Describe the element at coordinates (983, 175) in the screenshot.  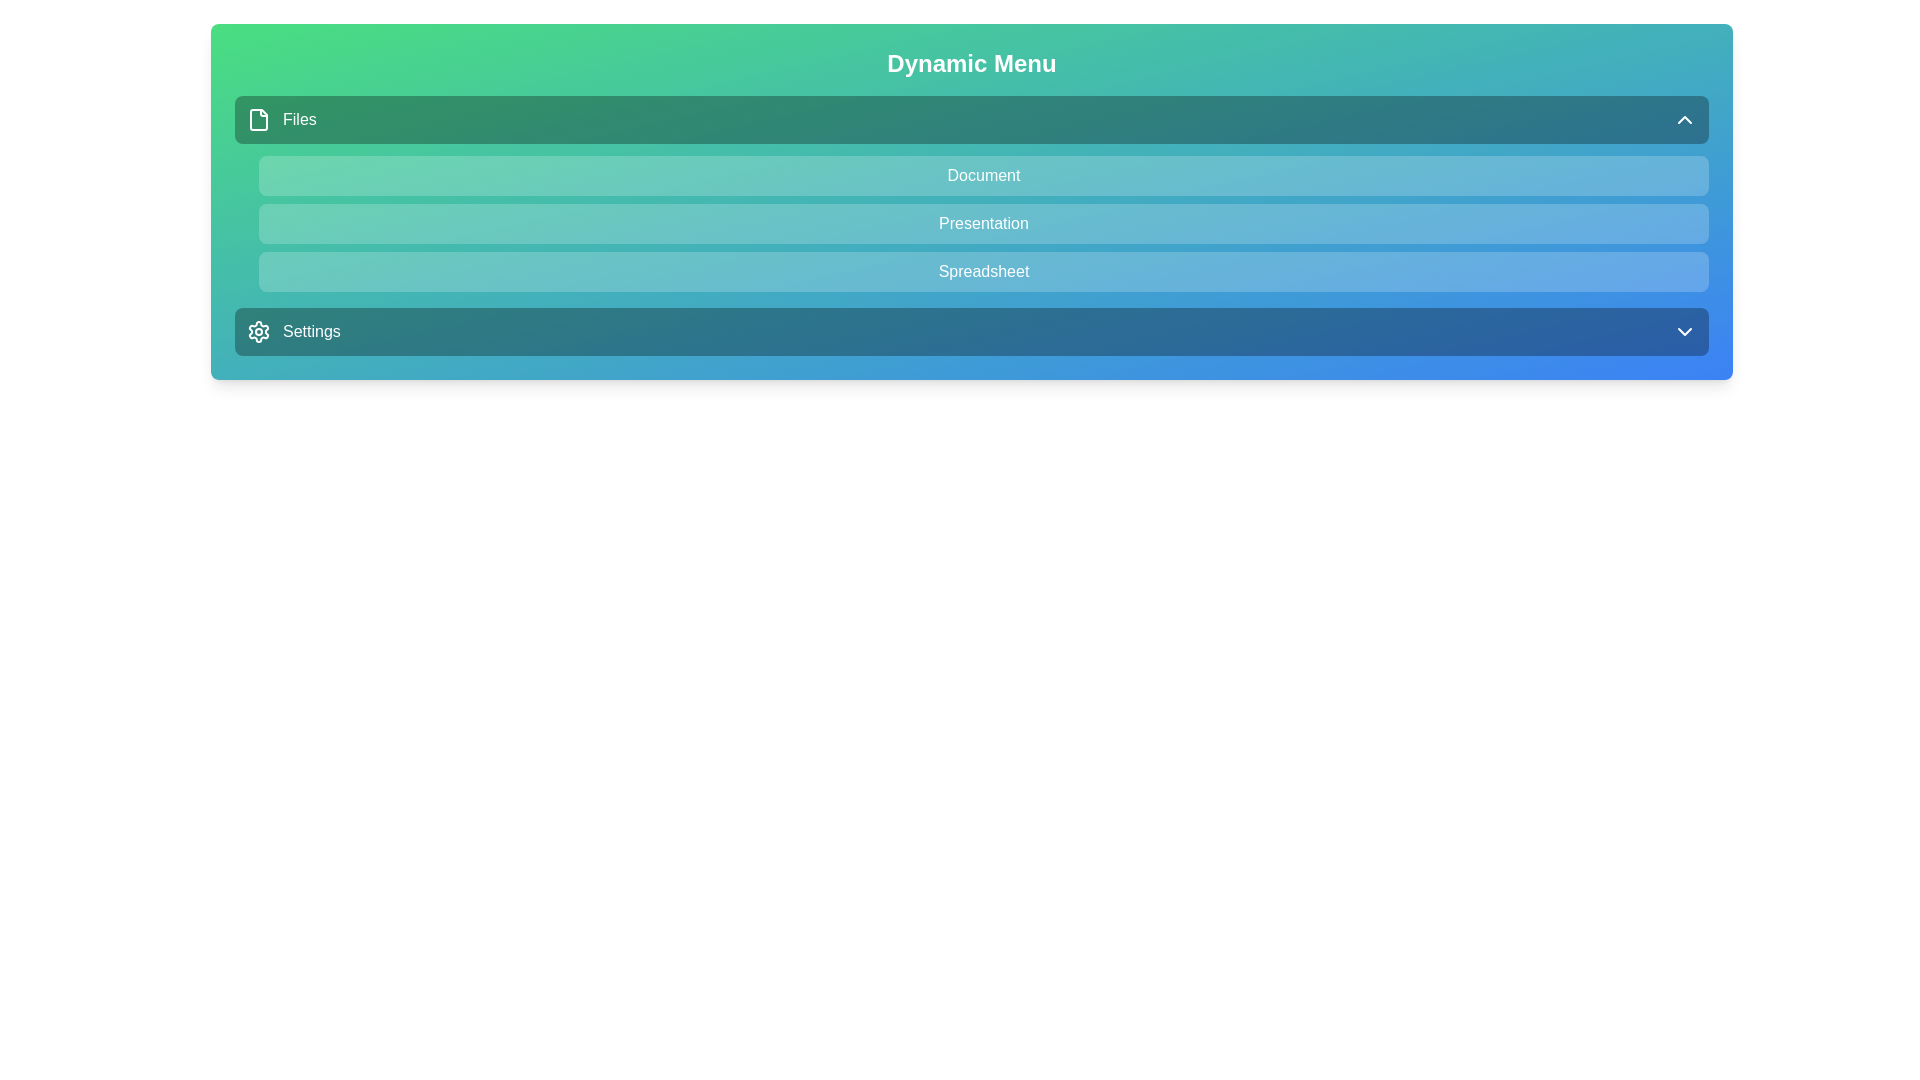
I see `the 'Document' menu item, which is the first entry in a vertical list below the 'Files' header and above the 'Presentation' entry, styled with a light overlay and rounded corners` at that location.